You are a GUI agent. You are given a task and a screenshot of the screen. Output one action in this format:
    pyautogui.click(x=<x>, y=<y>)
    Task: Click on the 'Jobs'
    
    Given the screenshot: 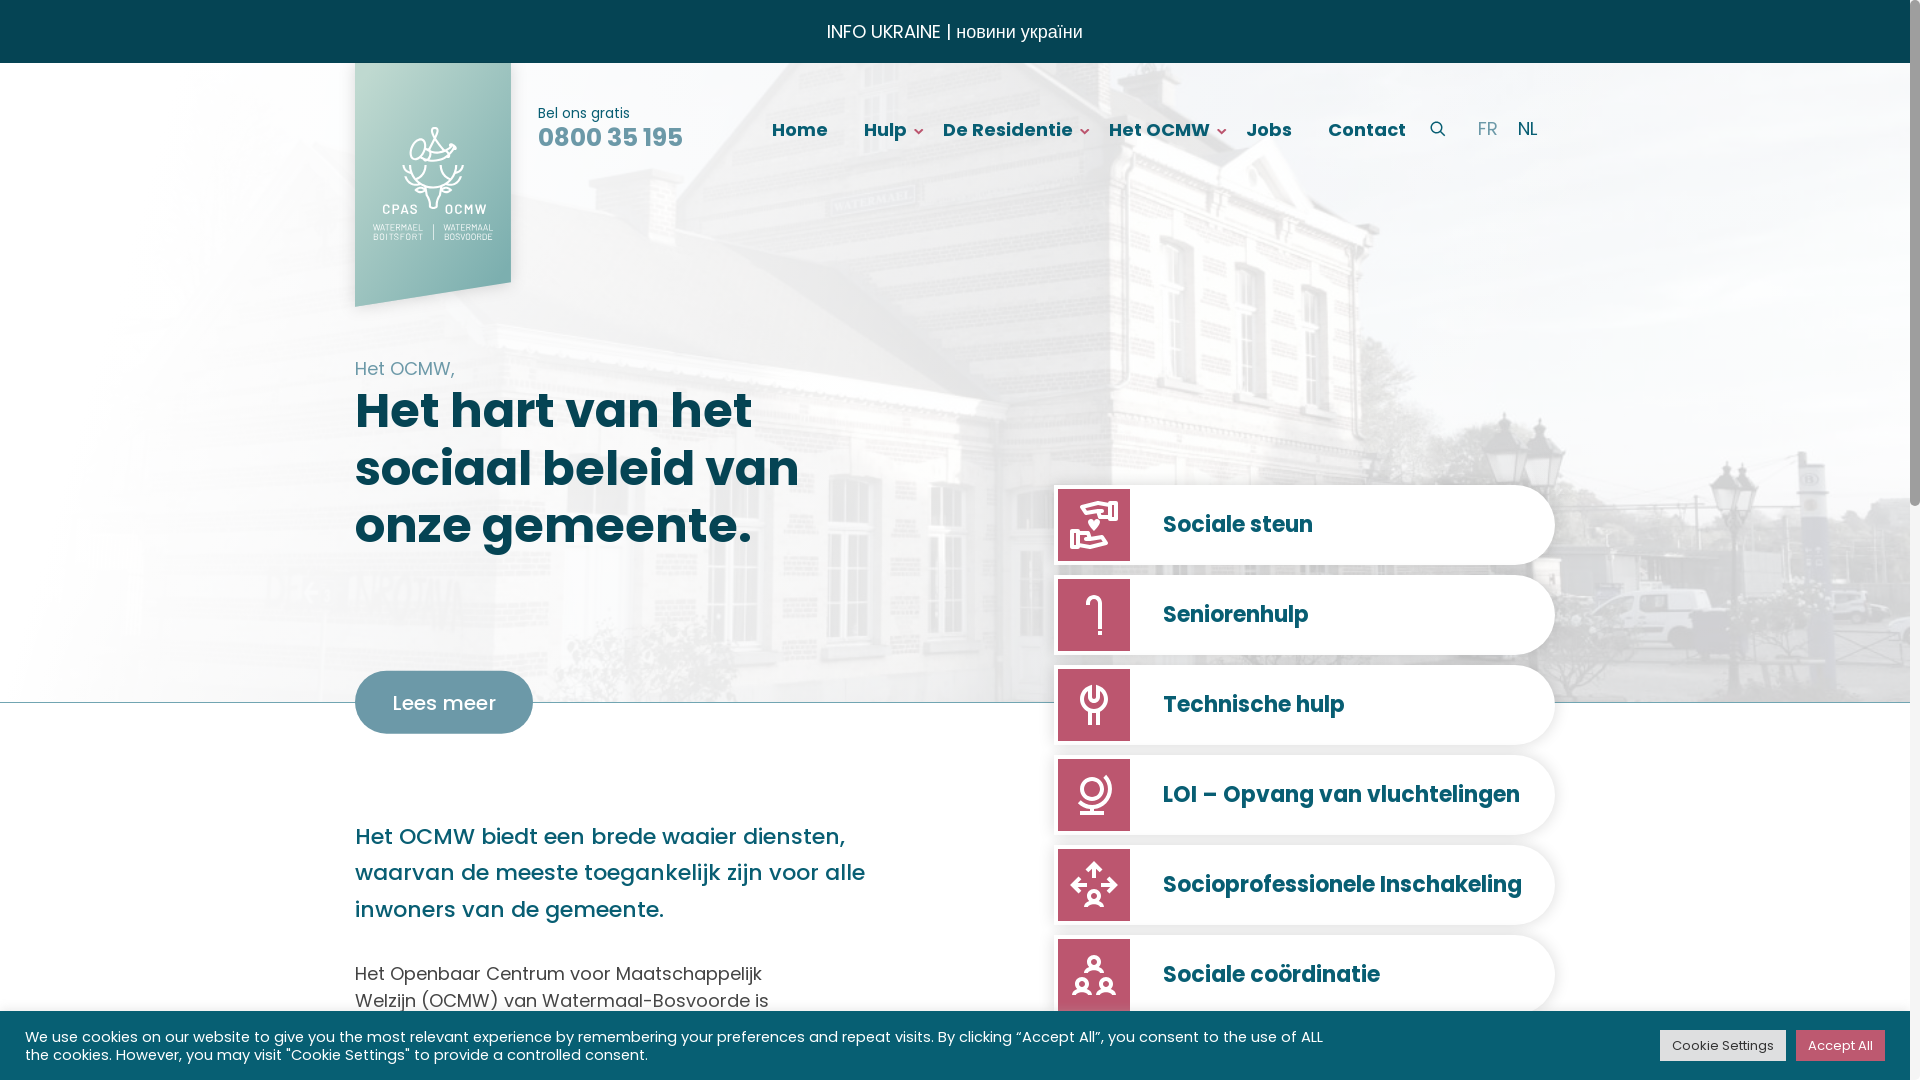 What is the action you would take?
    pyautogui.click(x=1267, y=128)
    